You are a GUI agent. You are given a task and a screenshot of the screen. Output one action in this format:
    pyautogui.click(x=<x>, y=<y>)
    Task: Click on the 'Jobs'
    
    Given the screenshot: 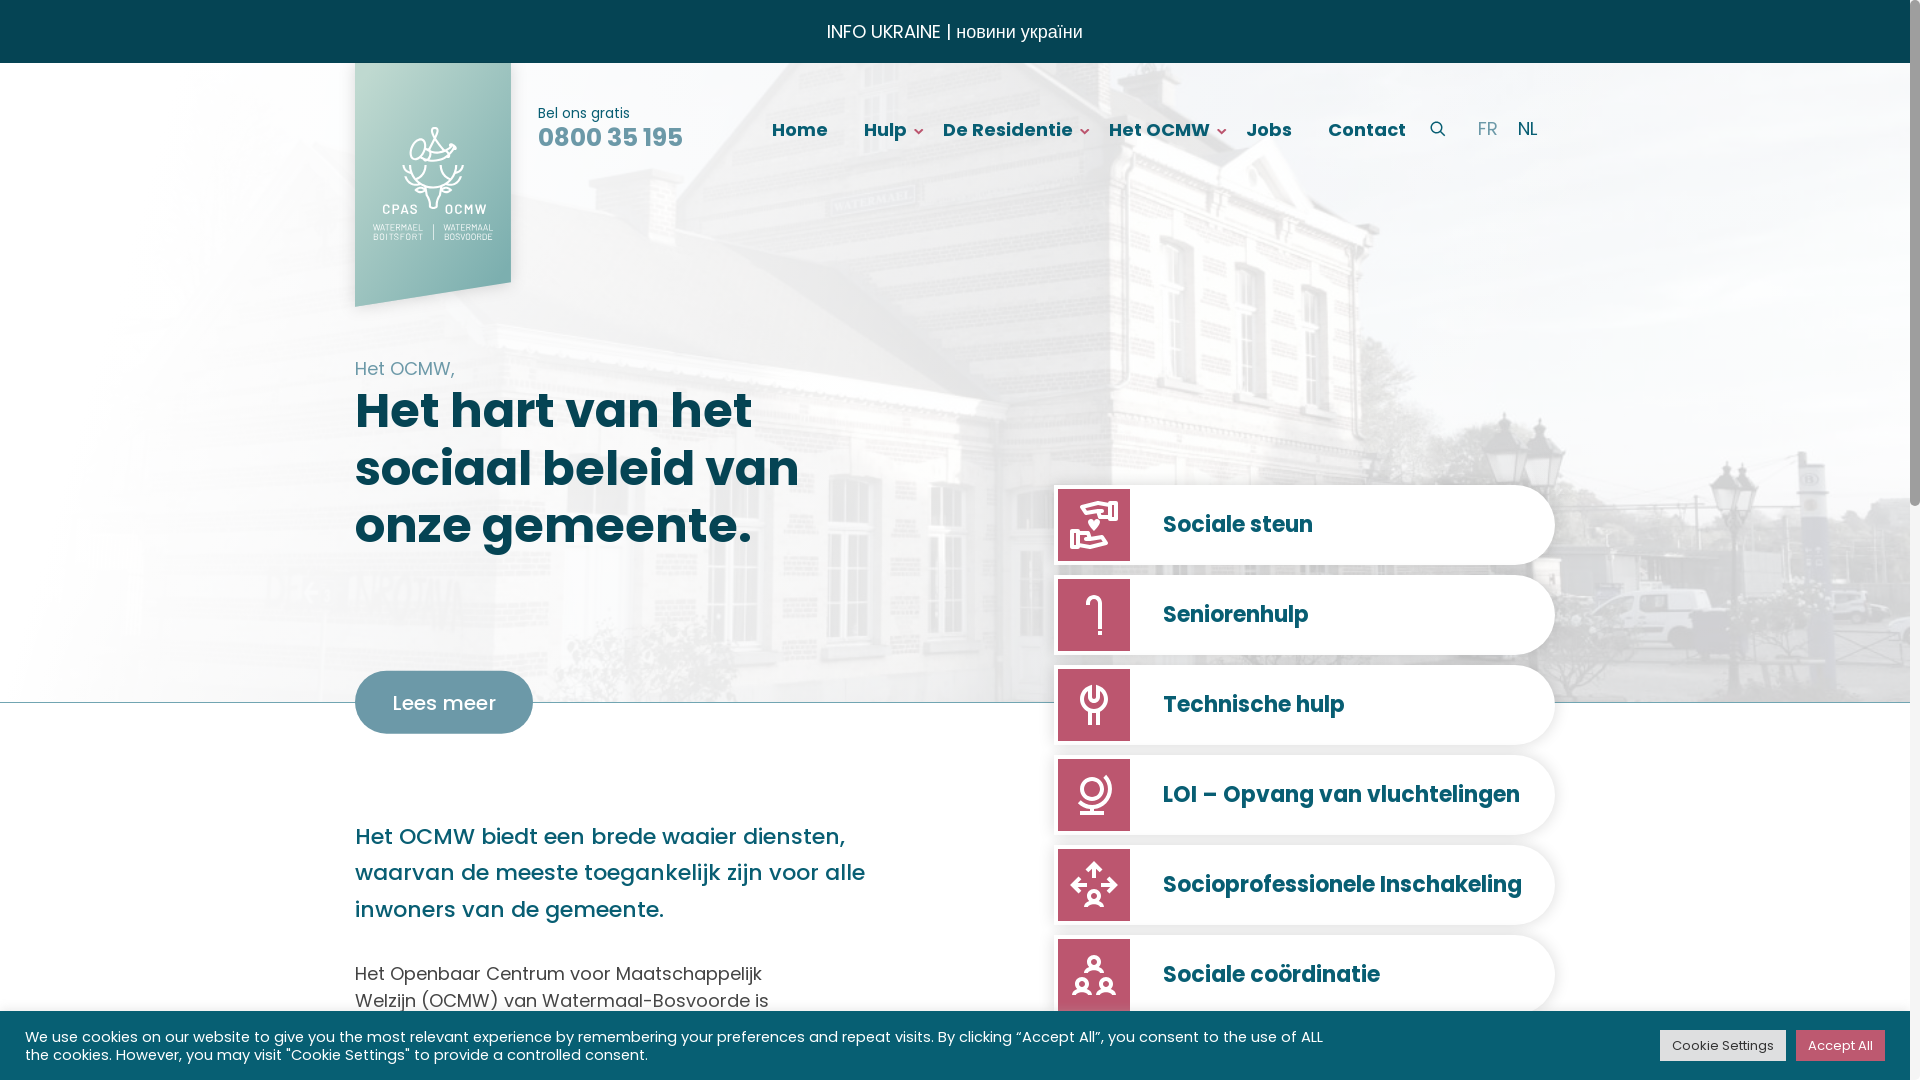 What is the action you would take?
    pyautogui.click(x=1267, y=128)
    